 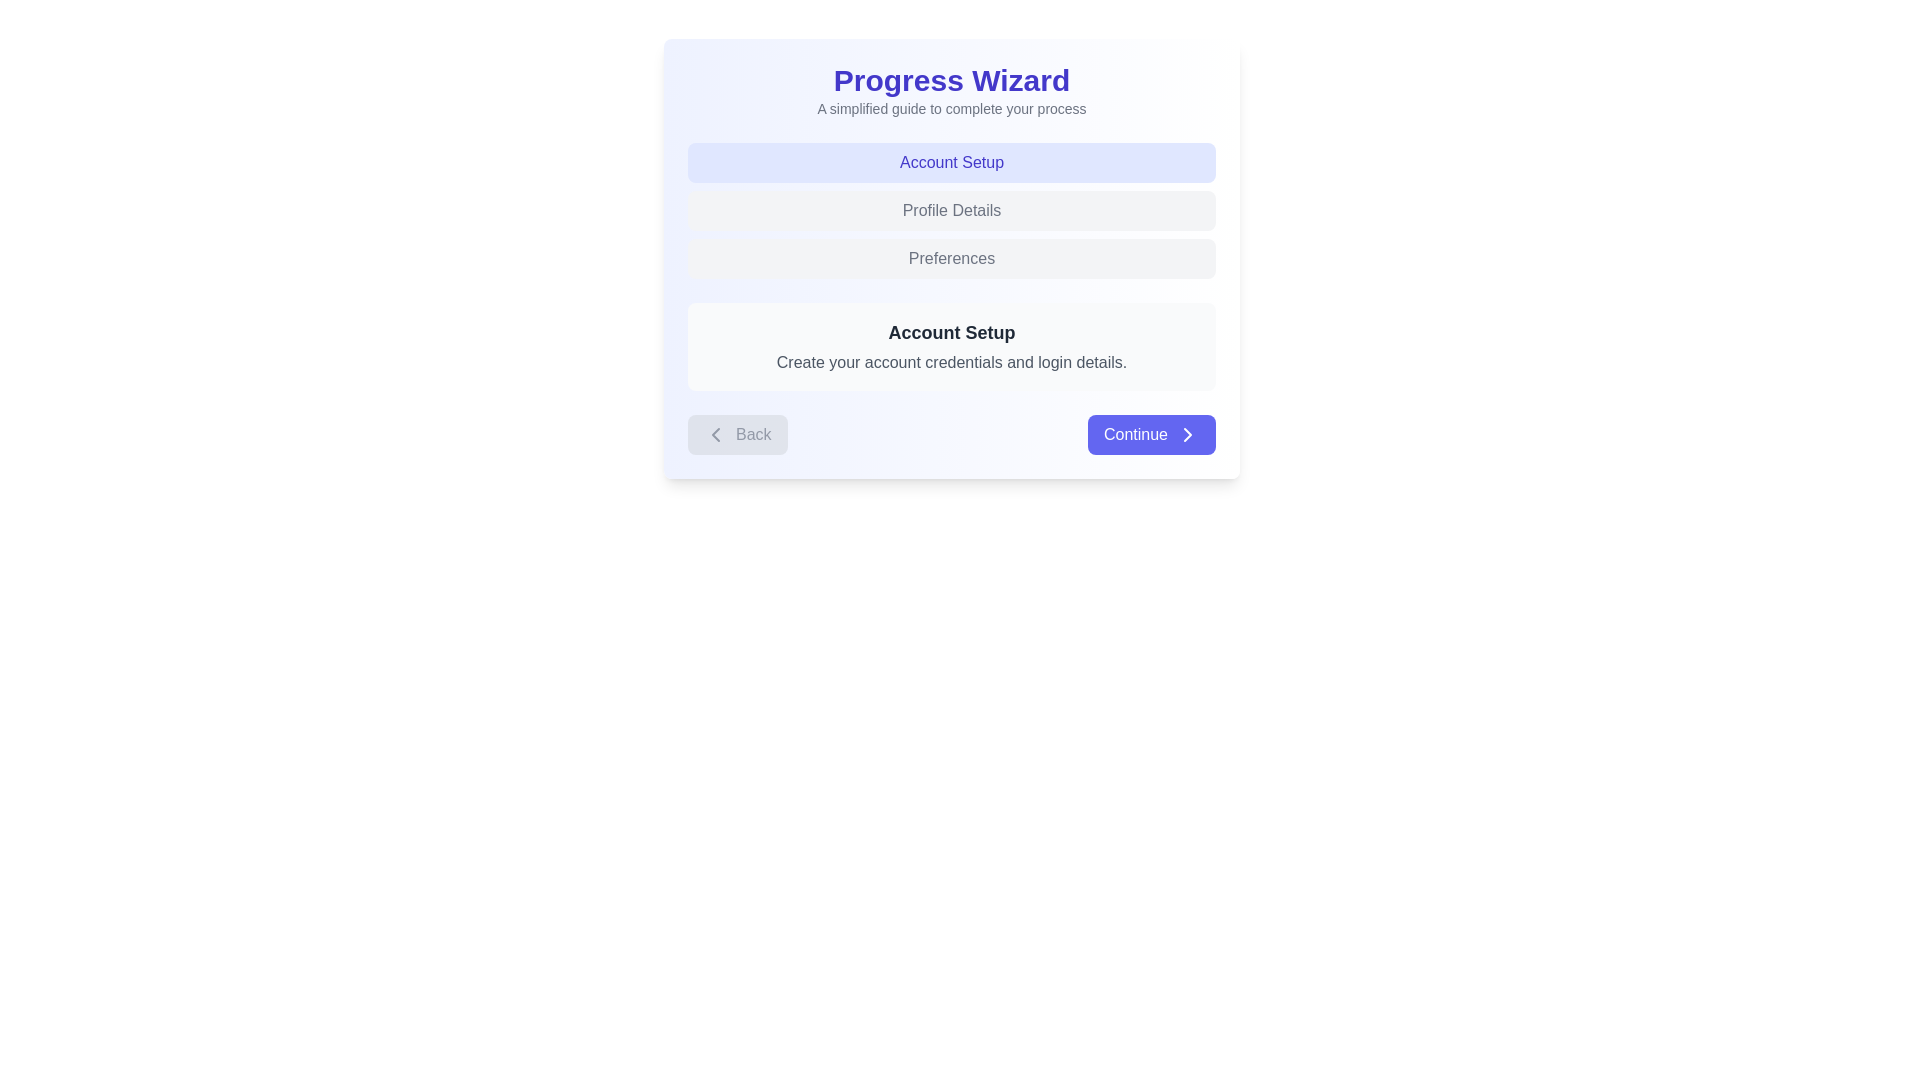 What do you see at coordinates (715, 434) in the screenshot?
I see `the 'Back' button which contains the leftward-pointing chevron icon on its left side` at bounding box center [715, 434].